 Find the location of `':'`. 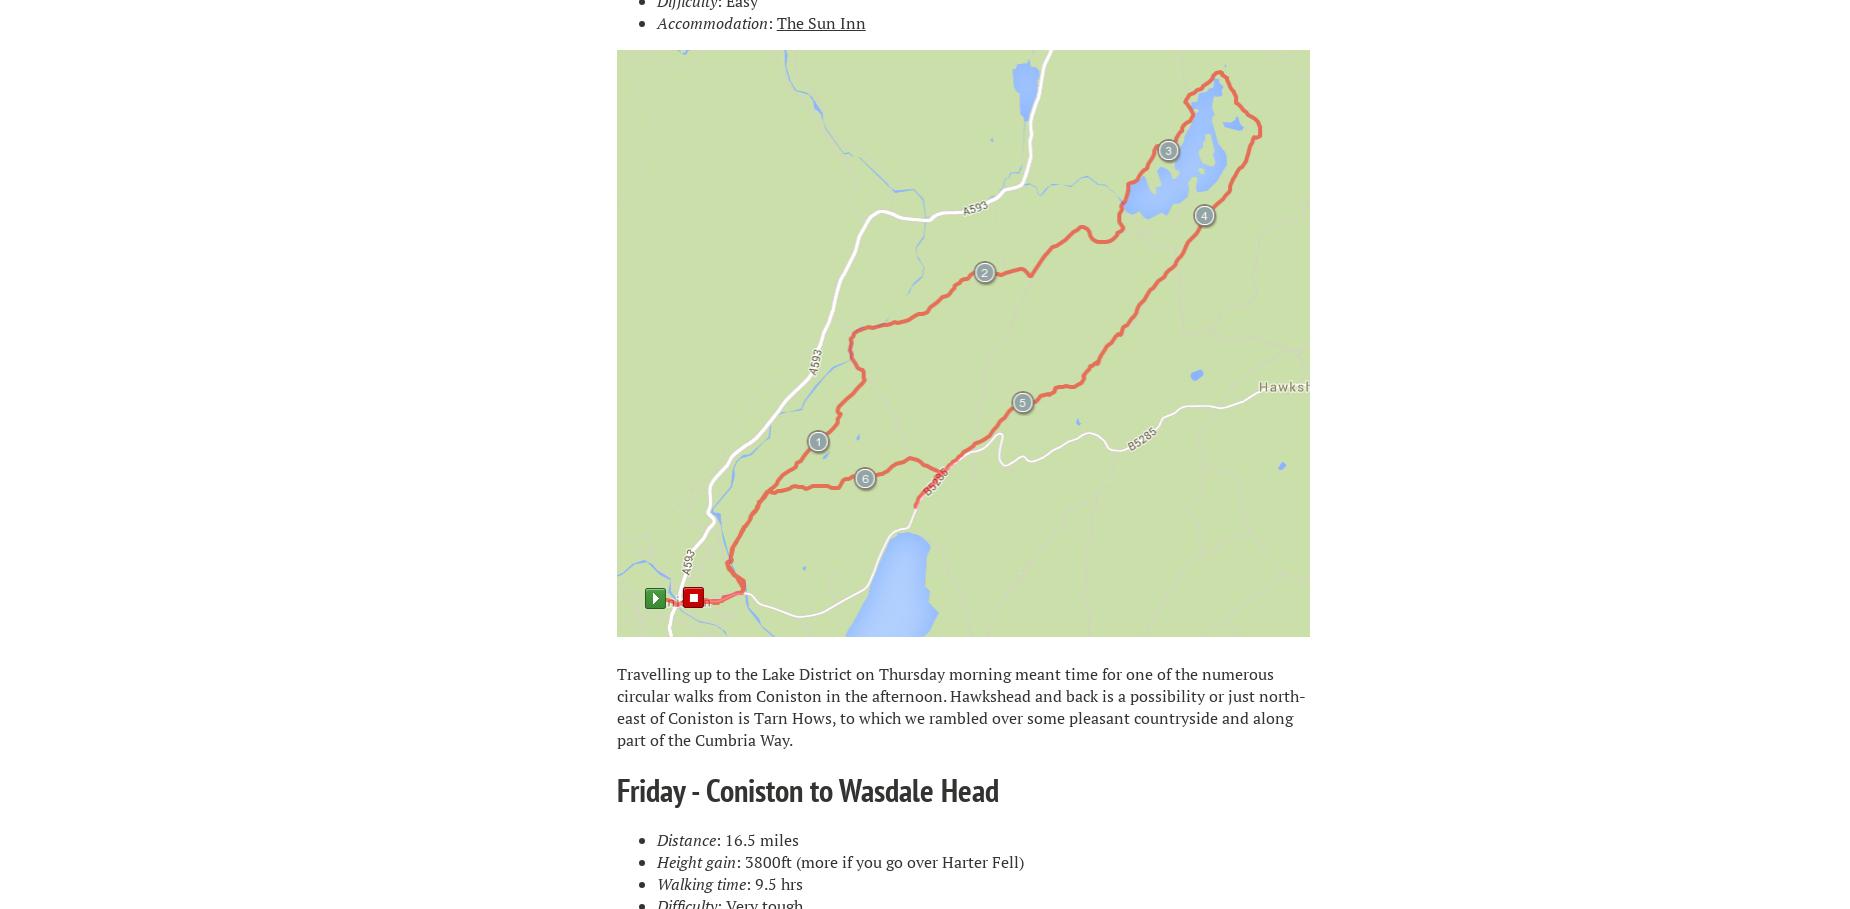

':' is located at coordinates (767, 21).